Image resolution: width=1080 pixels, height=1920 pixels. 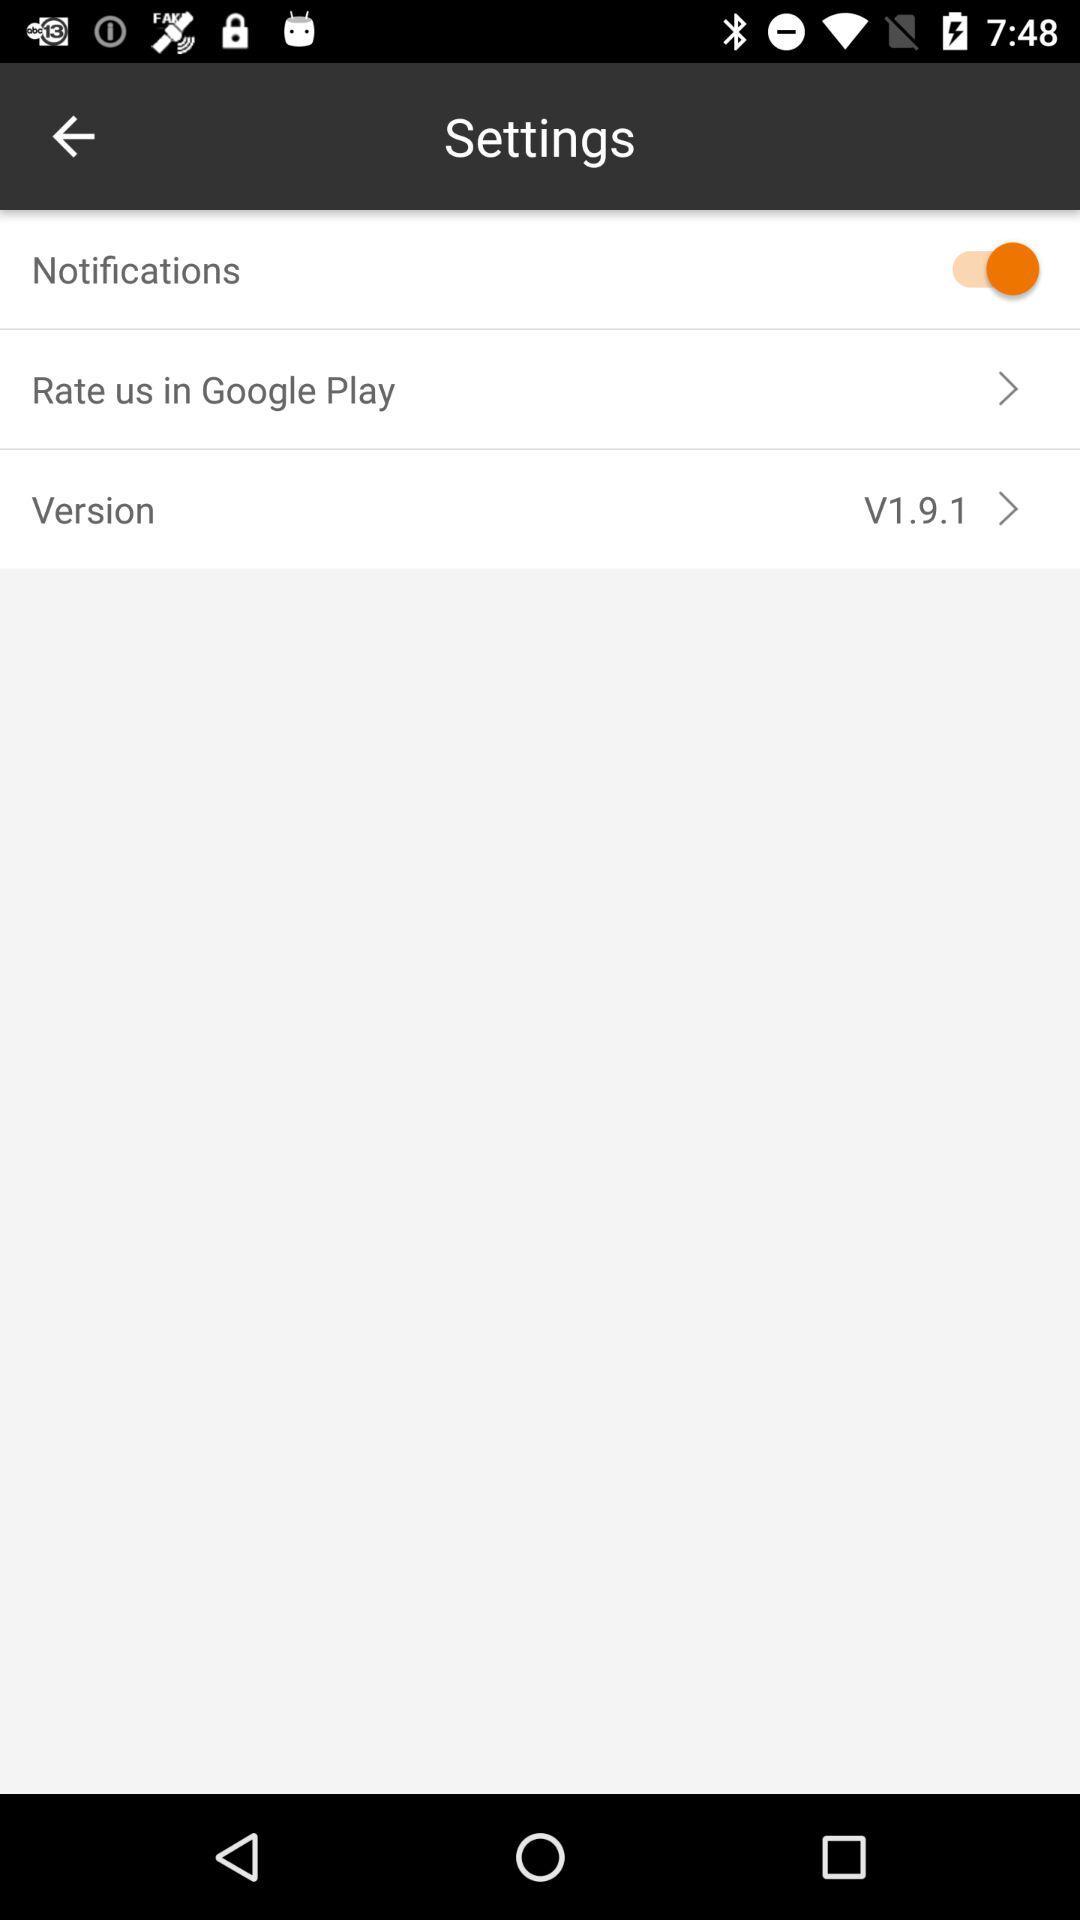 What do you see at coordinates (985, 267) in the screenshot?
I see `notifications option` at bounding box center [985, 267].